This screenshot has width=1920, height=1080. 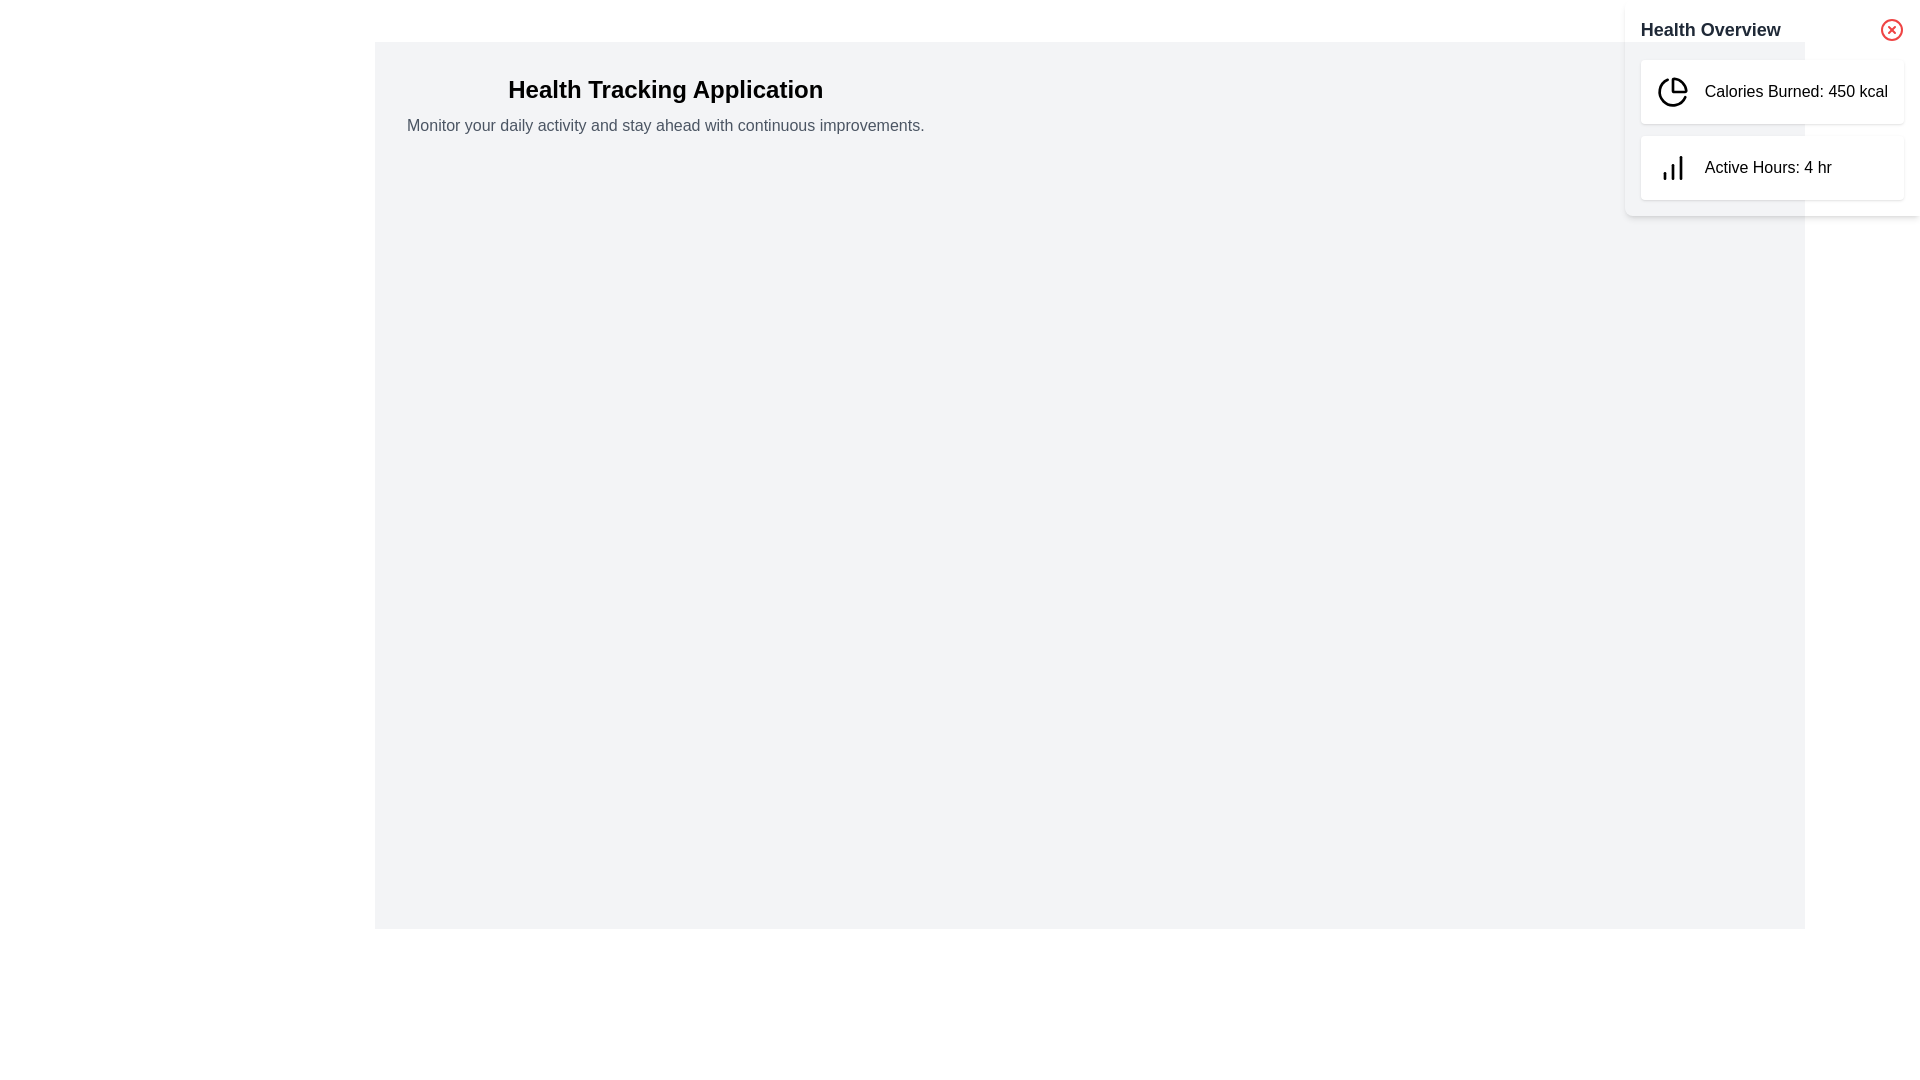 What do you see at coordinates (1890, 30) in the screenshot?
I see `the circular decorative element of the icon located in the top-right corner of the 'Health Overview' panel` at bounding box center [1890, 30].